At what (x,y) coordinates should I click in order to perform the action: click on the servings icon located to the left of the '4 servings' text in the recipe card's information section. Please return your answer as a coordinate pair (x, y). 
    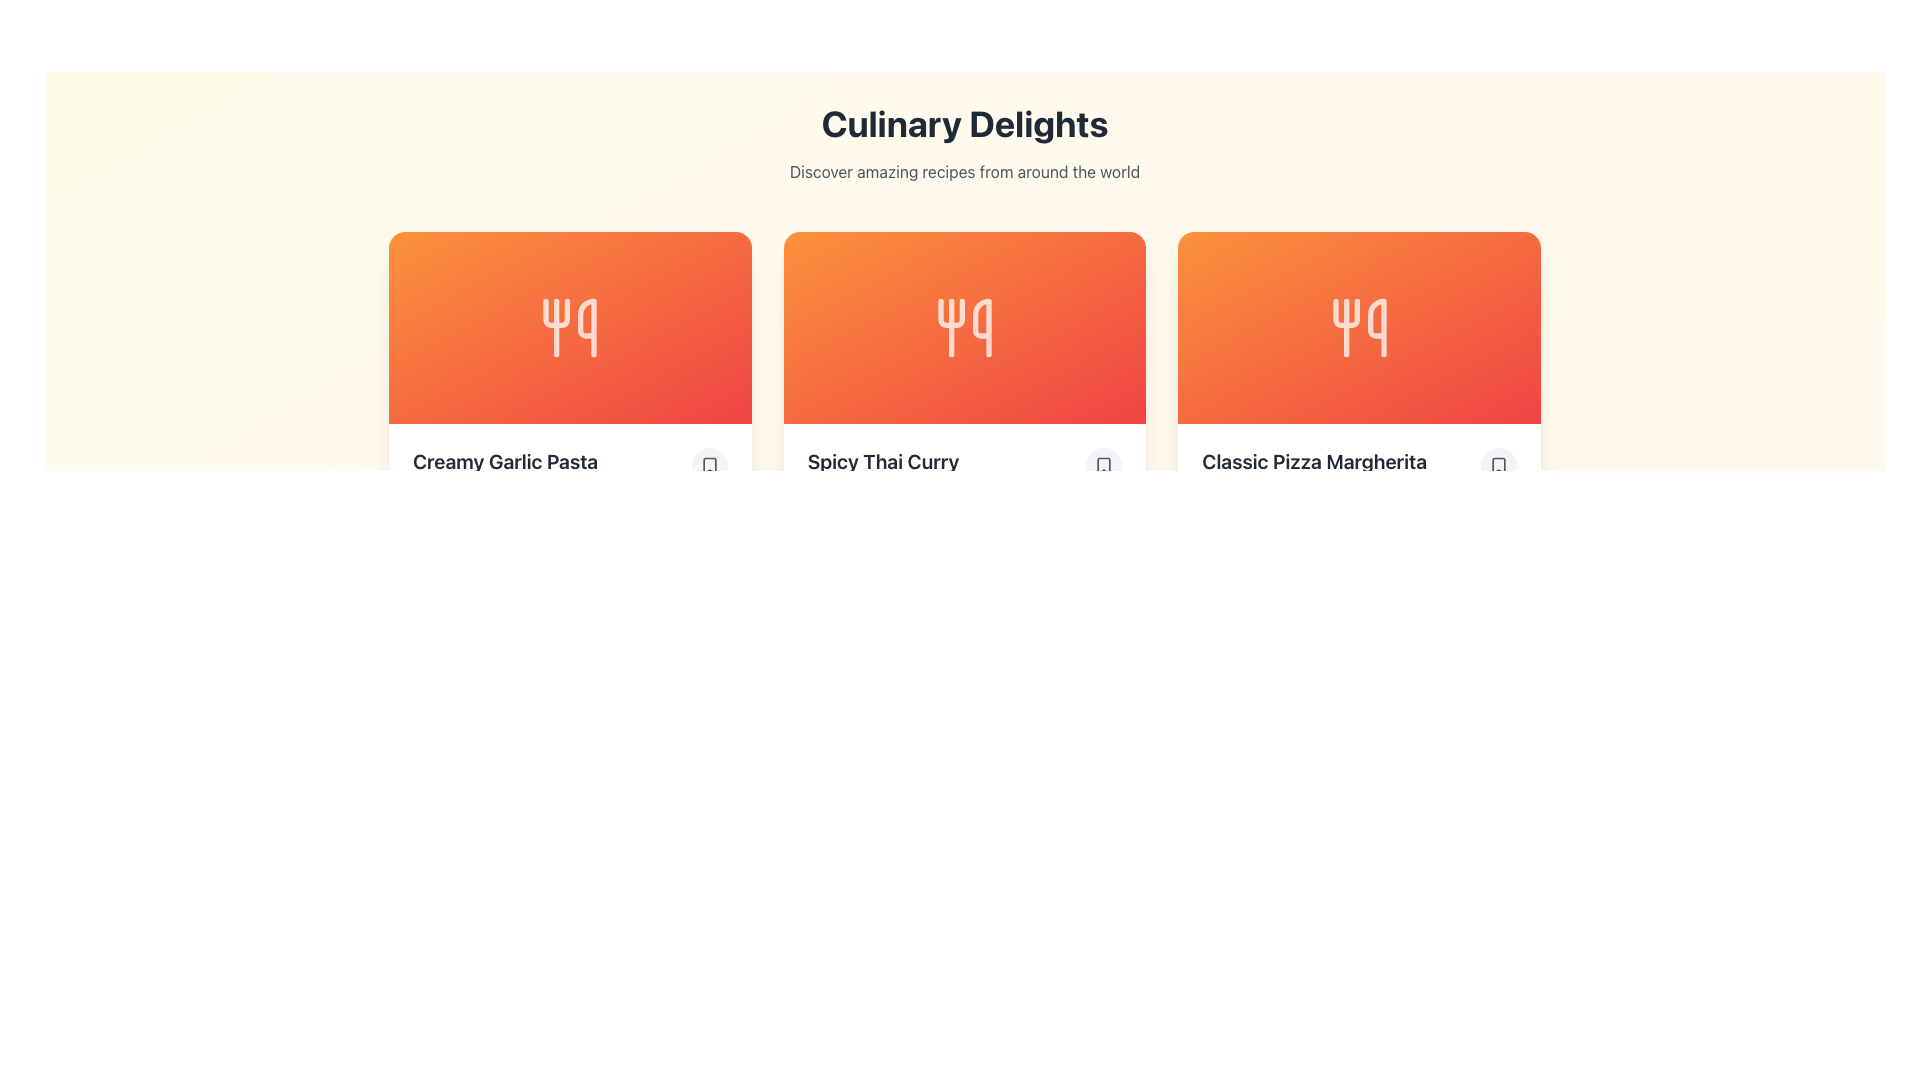
    Looking at the image, I should click on (585, 511).